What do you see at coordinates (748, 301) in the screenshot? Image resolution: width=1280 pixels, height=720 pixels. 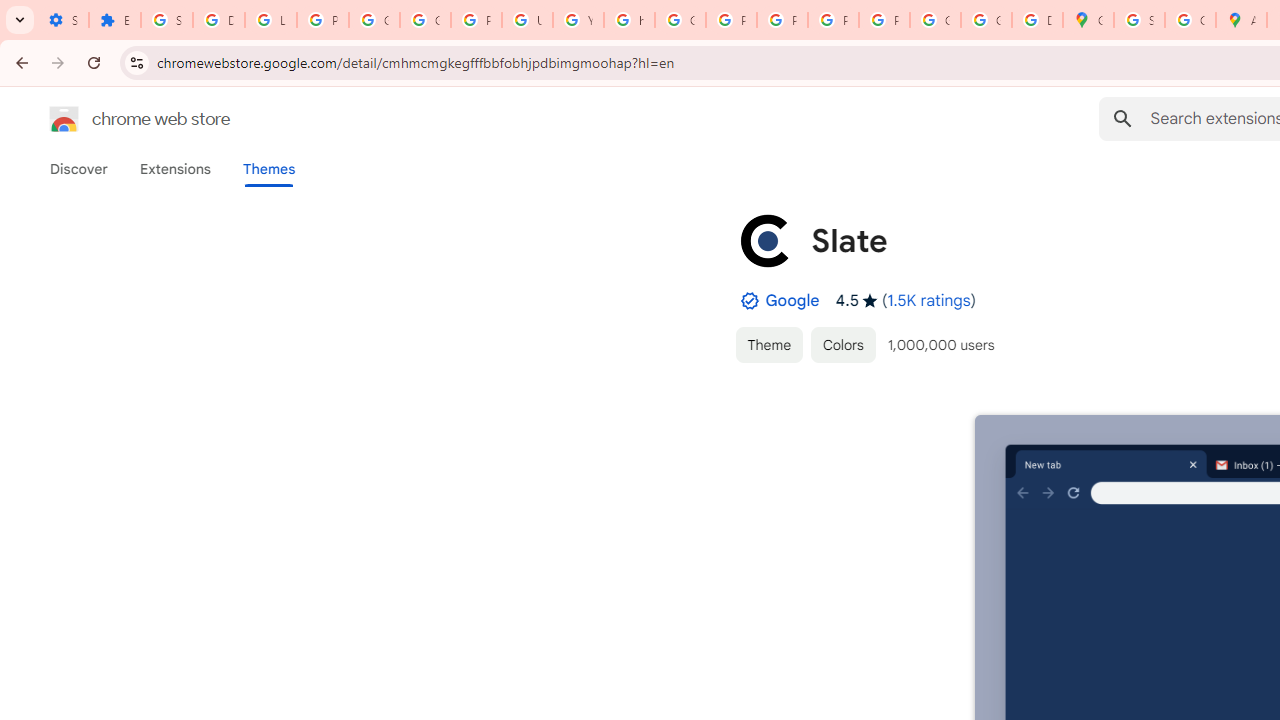 I see `'By Established Publisher Badge'` at bounding box center [748, 301].